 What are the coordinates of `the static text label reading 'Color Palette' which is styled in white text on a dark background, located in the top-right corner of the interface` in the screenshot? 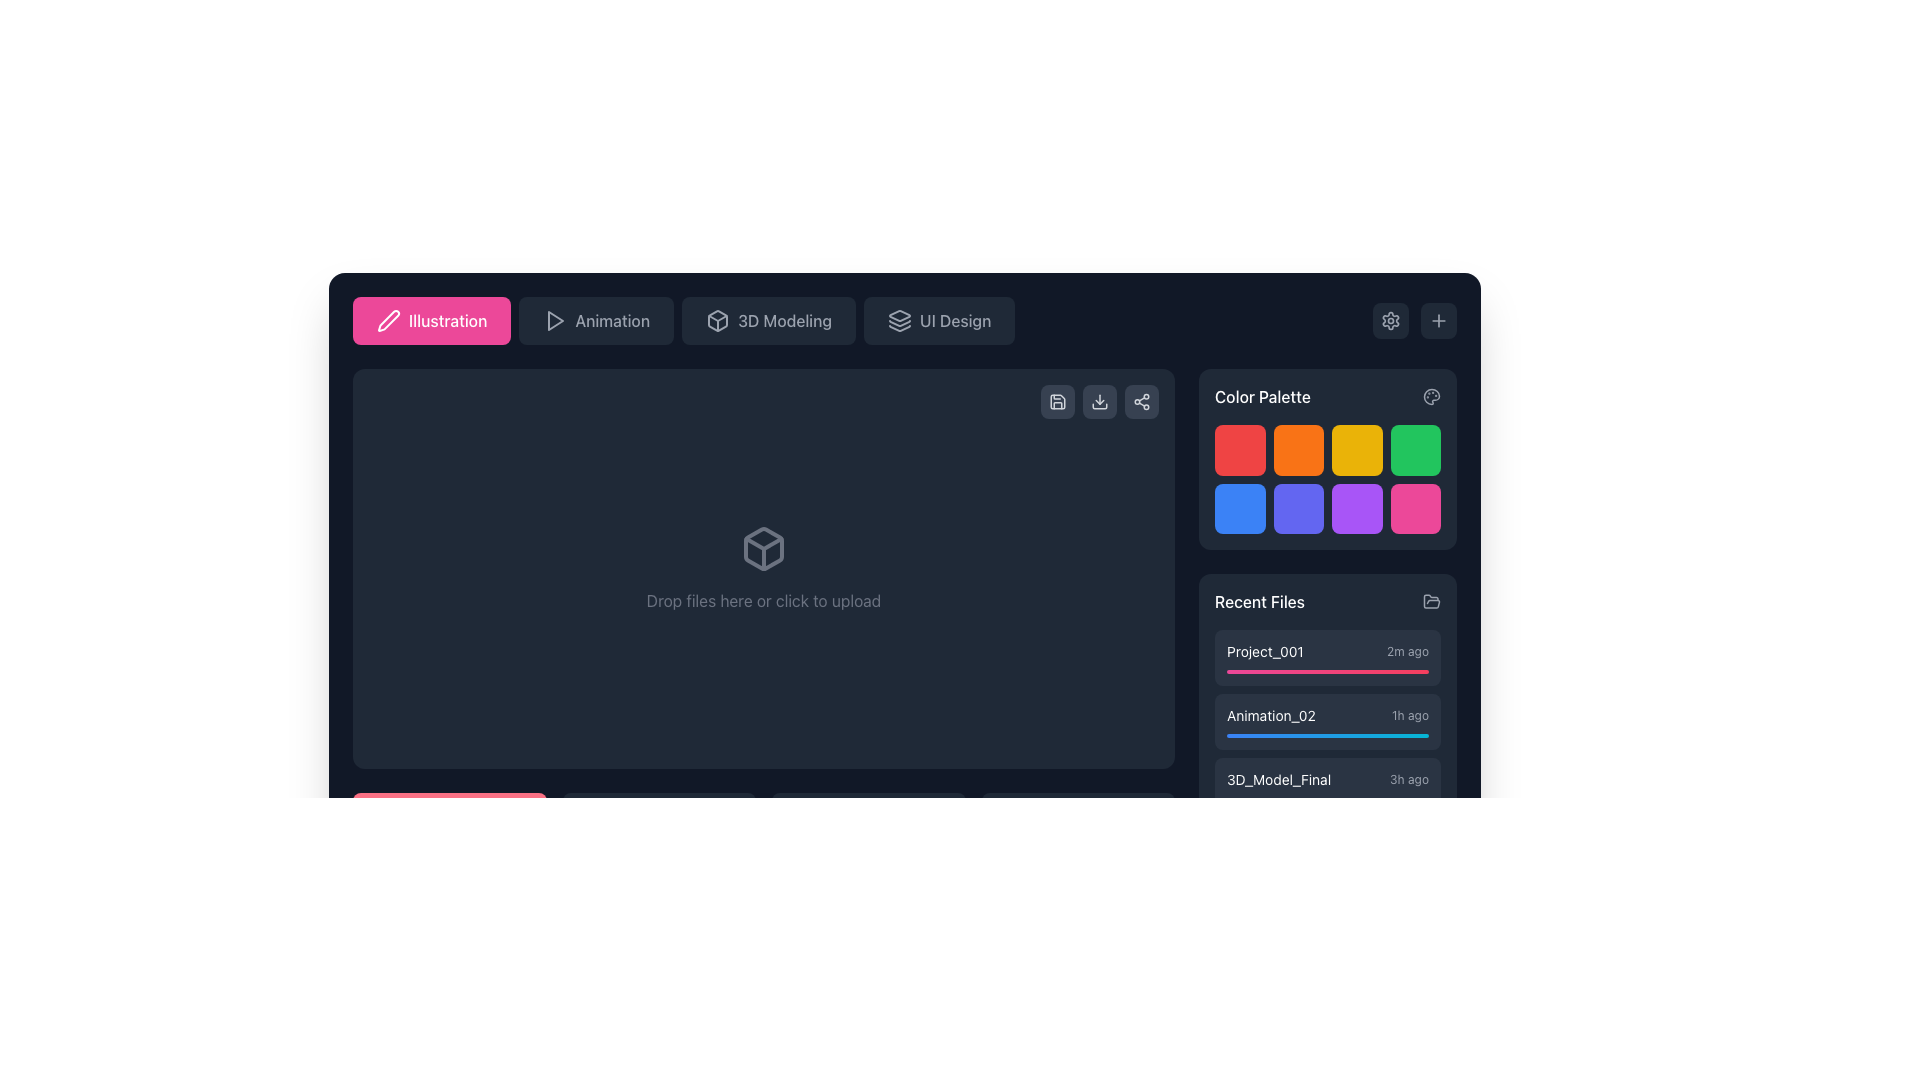 It's located at (1261, 397).